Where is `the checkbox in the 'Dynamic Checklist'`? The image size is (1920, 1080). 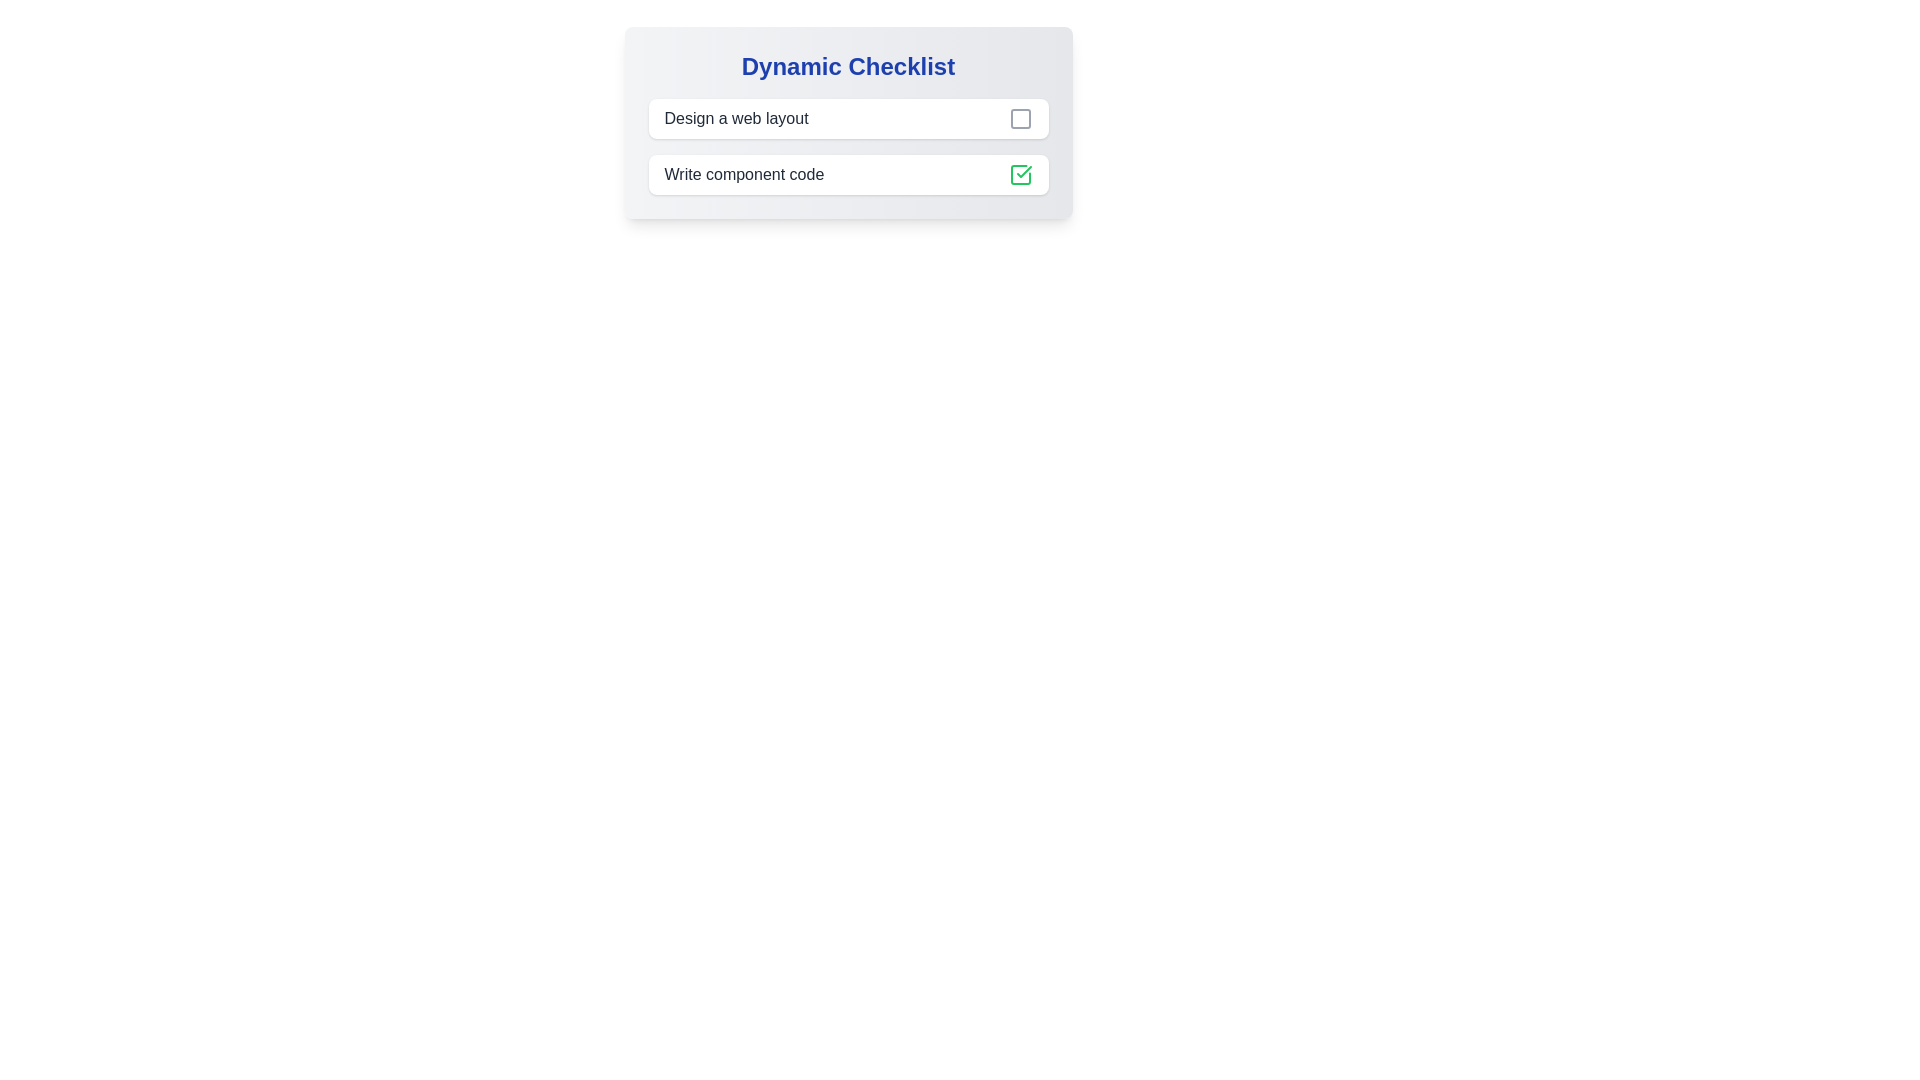
the checkbox in the 'Dynamic Checklist' is located at coordinates (848, 145).